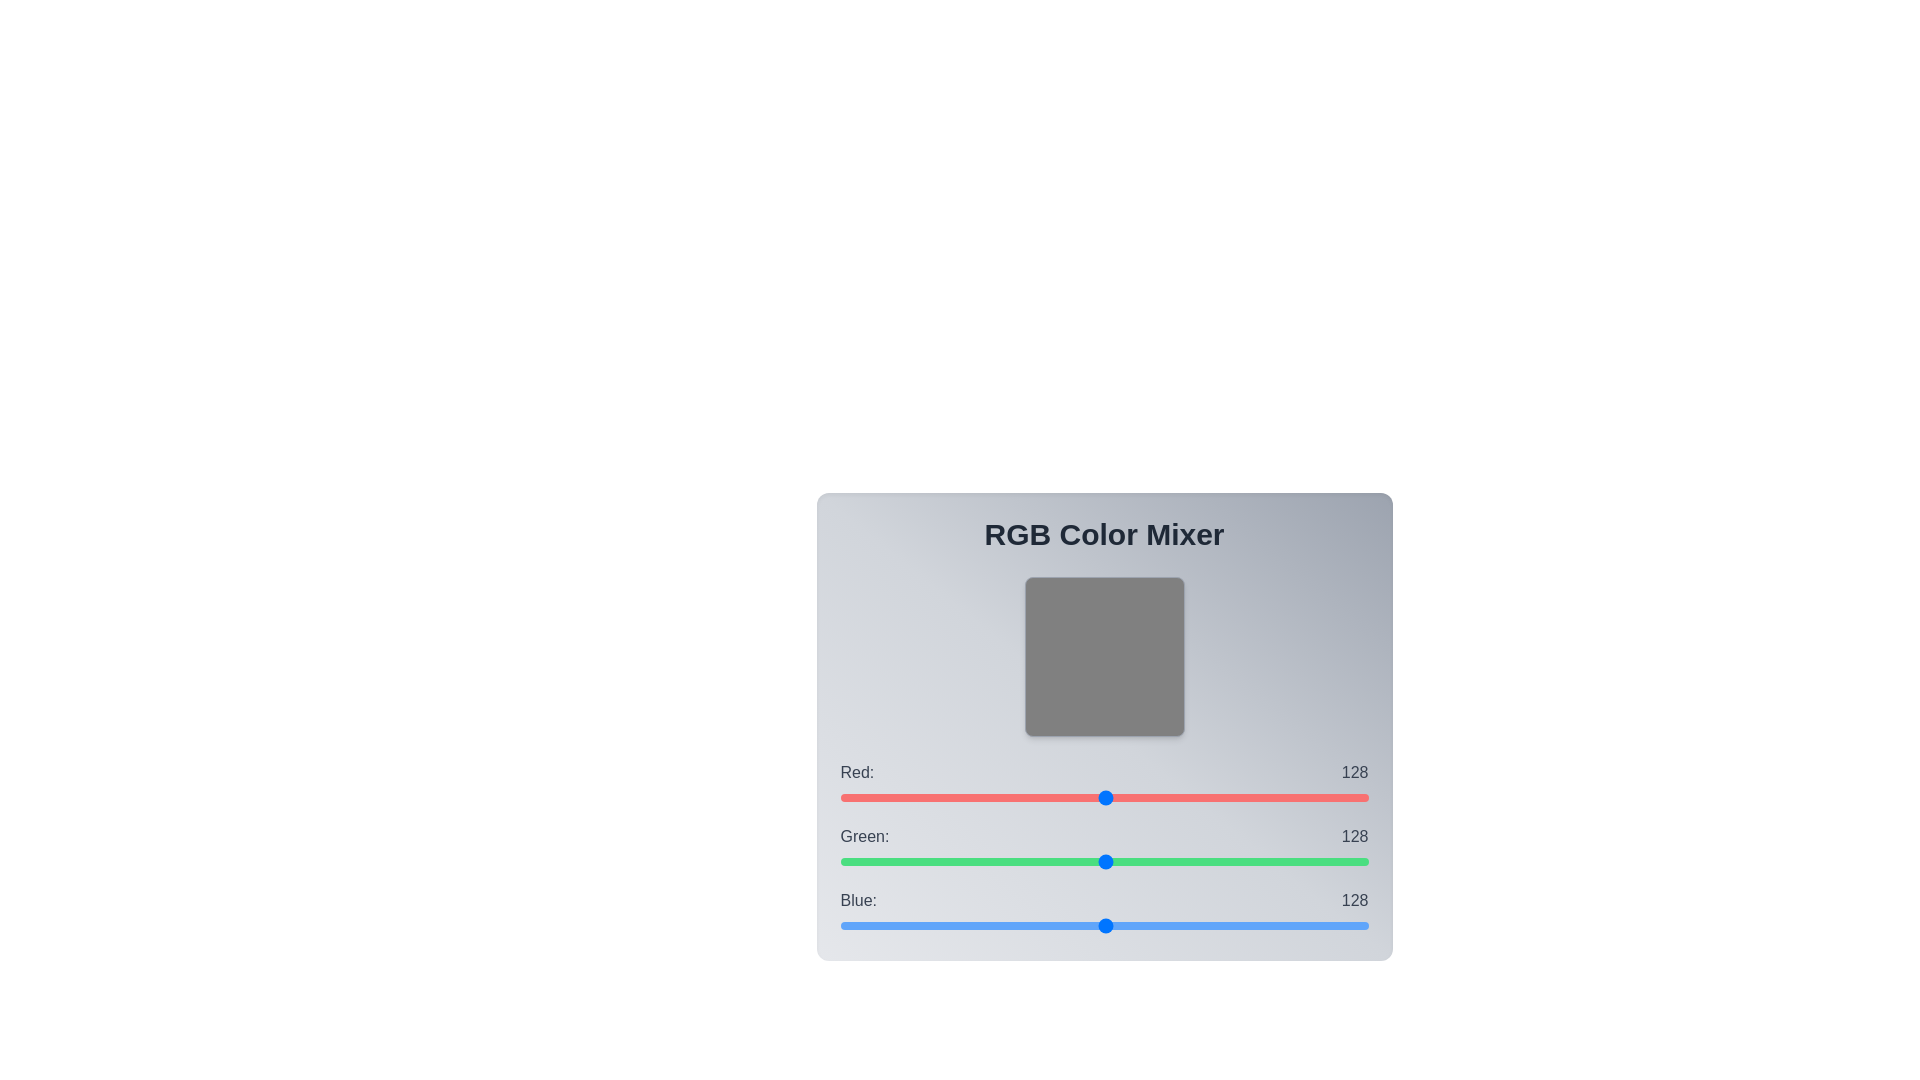 This screenshot has width=1920, height=1080. Describe the element at coordinates (899, 860) in the screenshot. I see `the green slider to set its value to 29` at that location.